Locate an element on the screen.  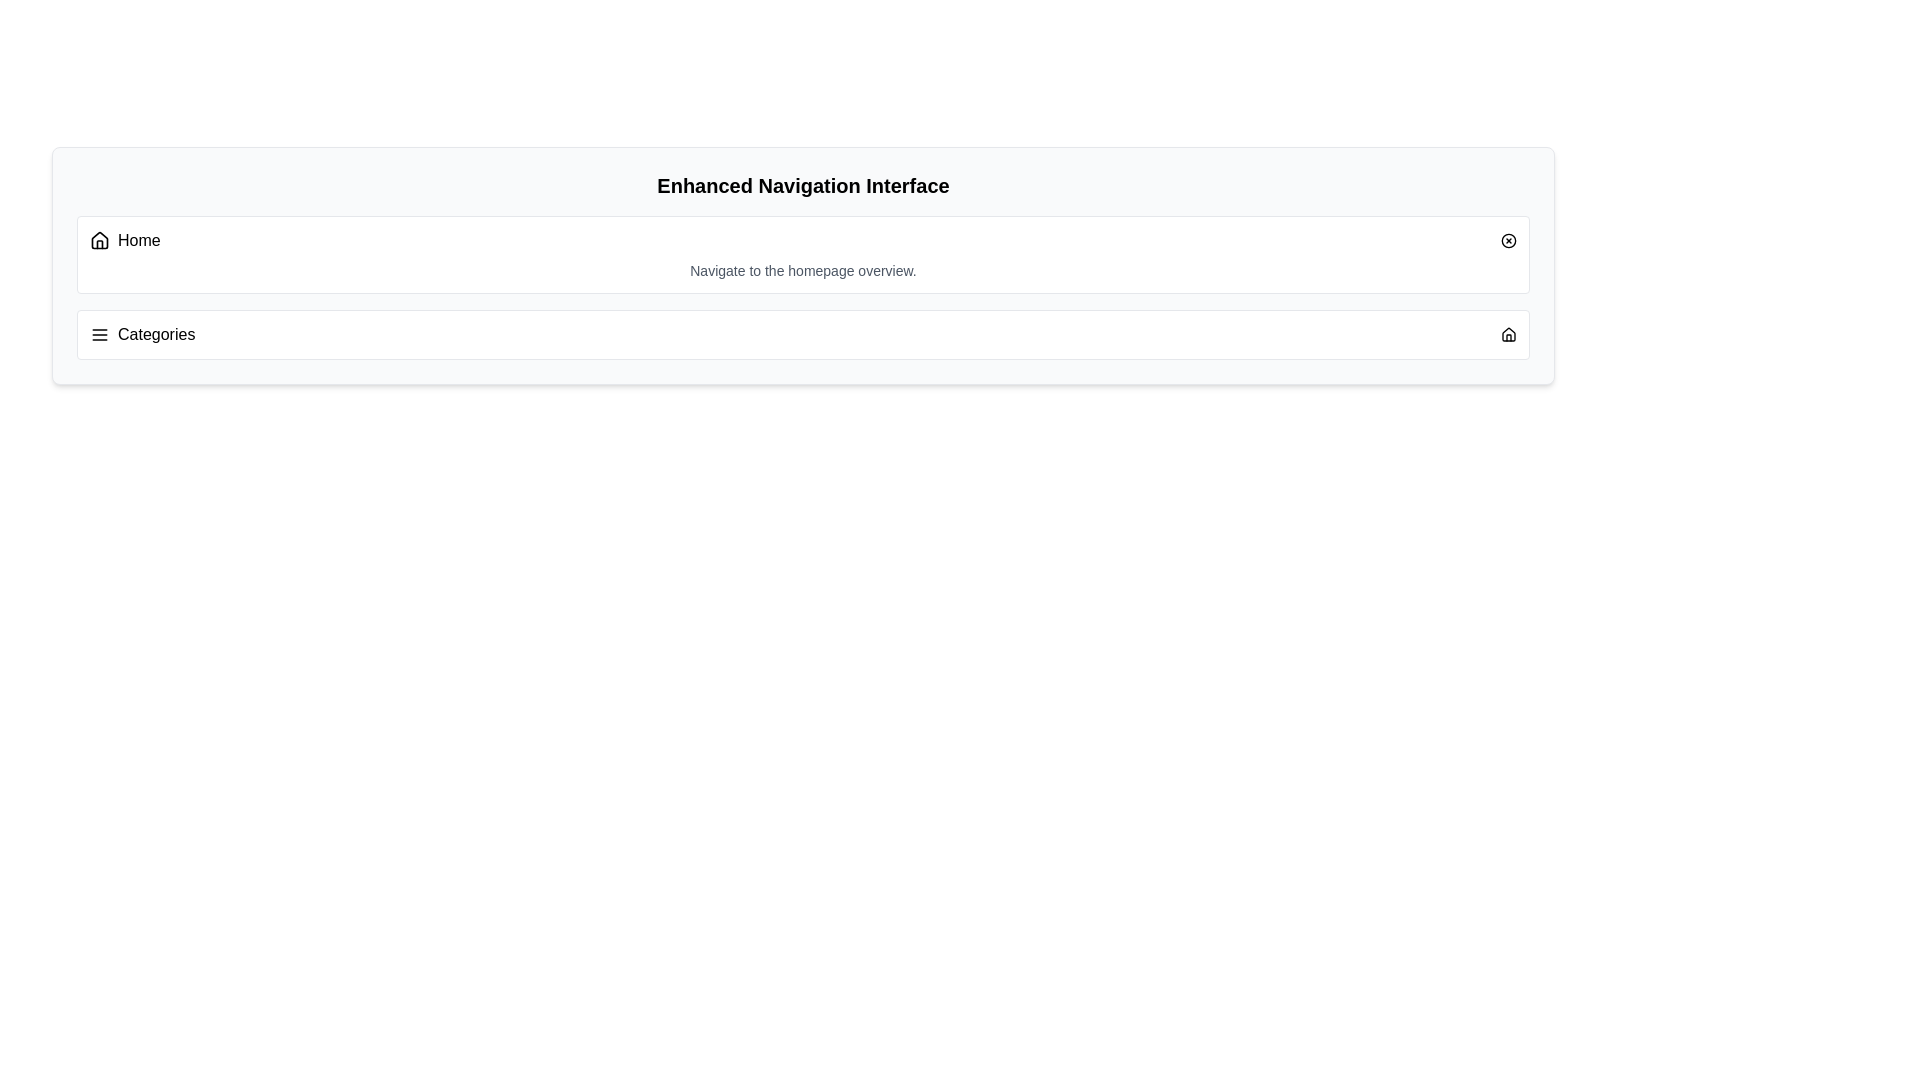
the 'Categories' Text and Icon Button located in the top-left corner of the section below the primary navigation bar is located at coordinates (141, 334).